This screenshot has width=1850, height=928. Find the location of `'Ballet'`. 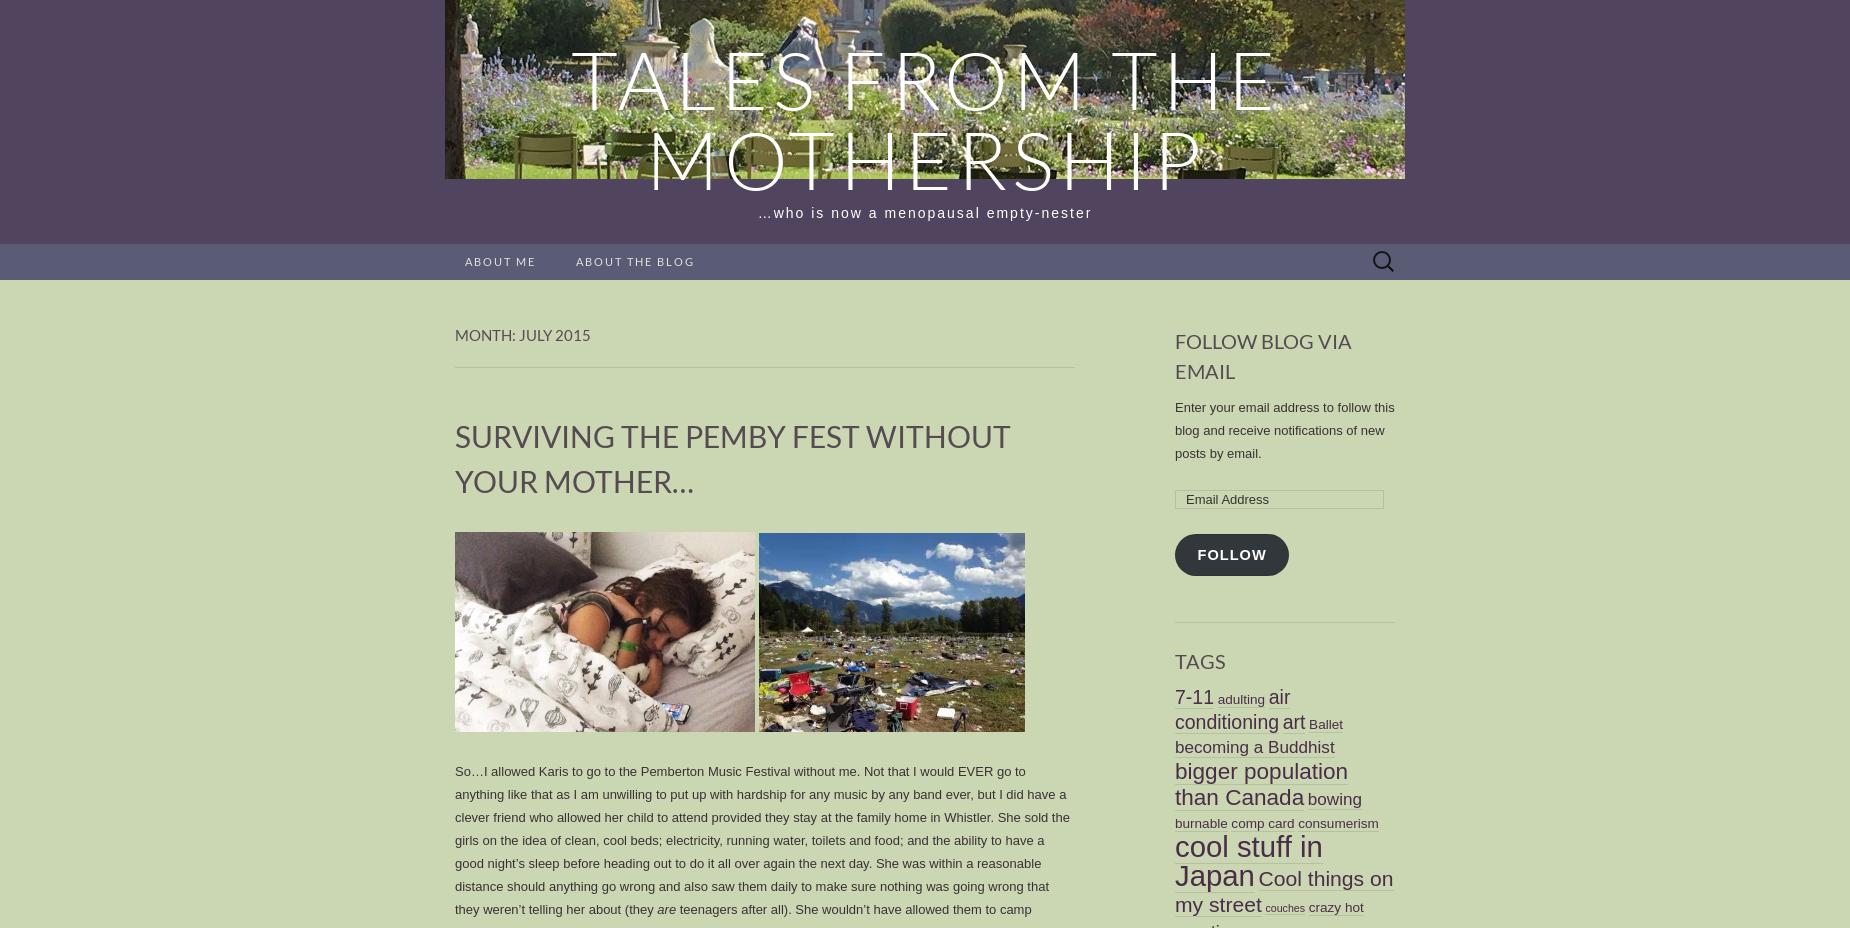

'Ballet' is located at coordinates (1325, 722).